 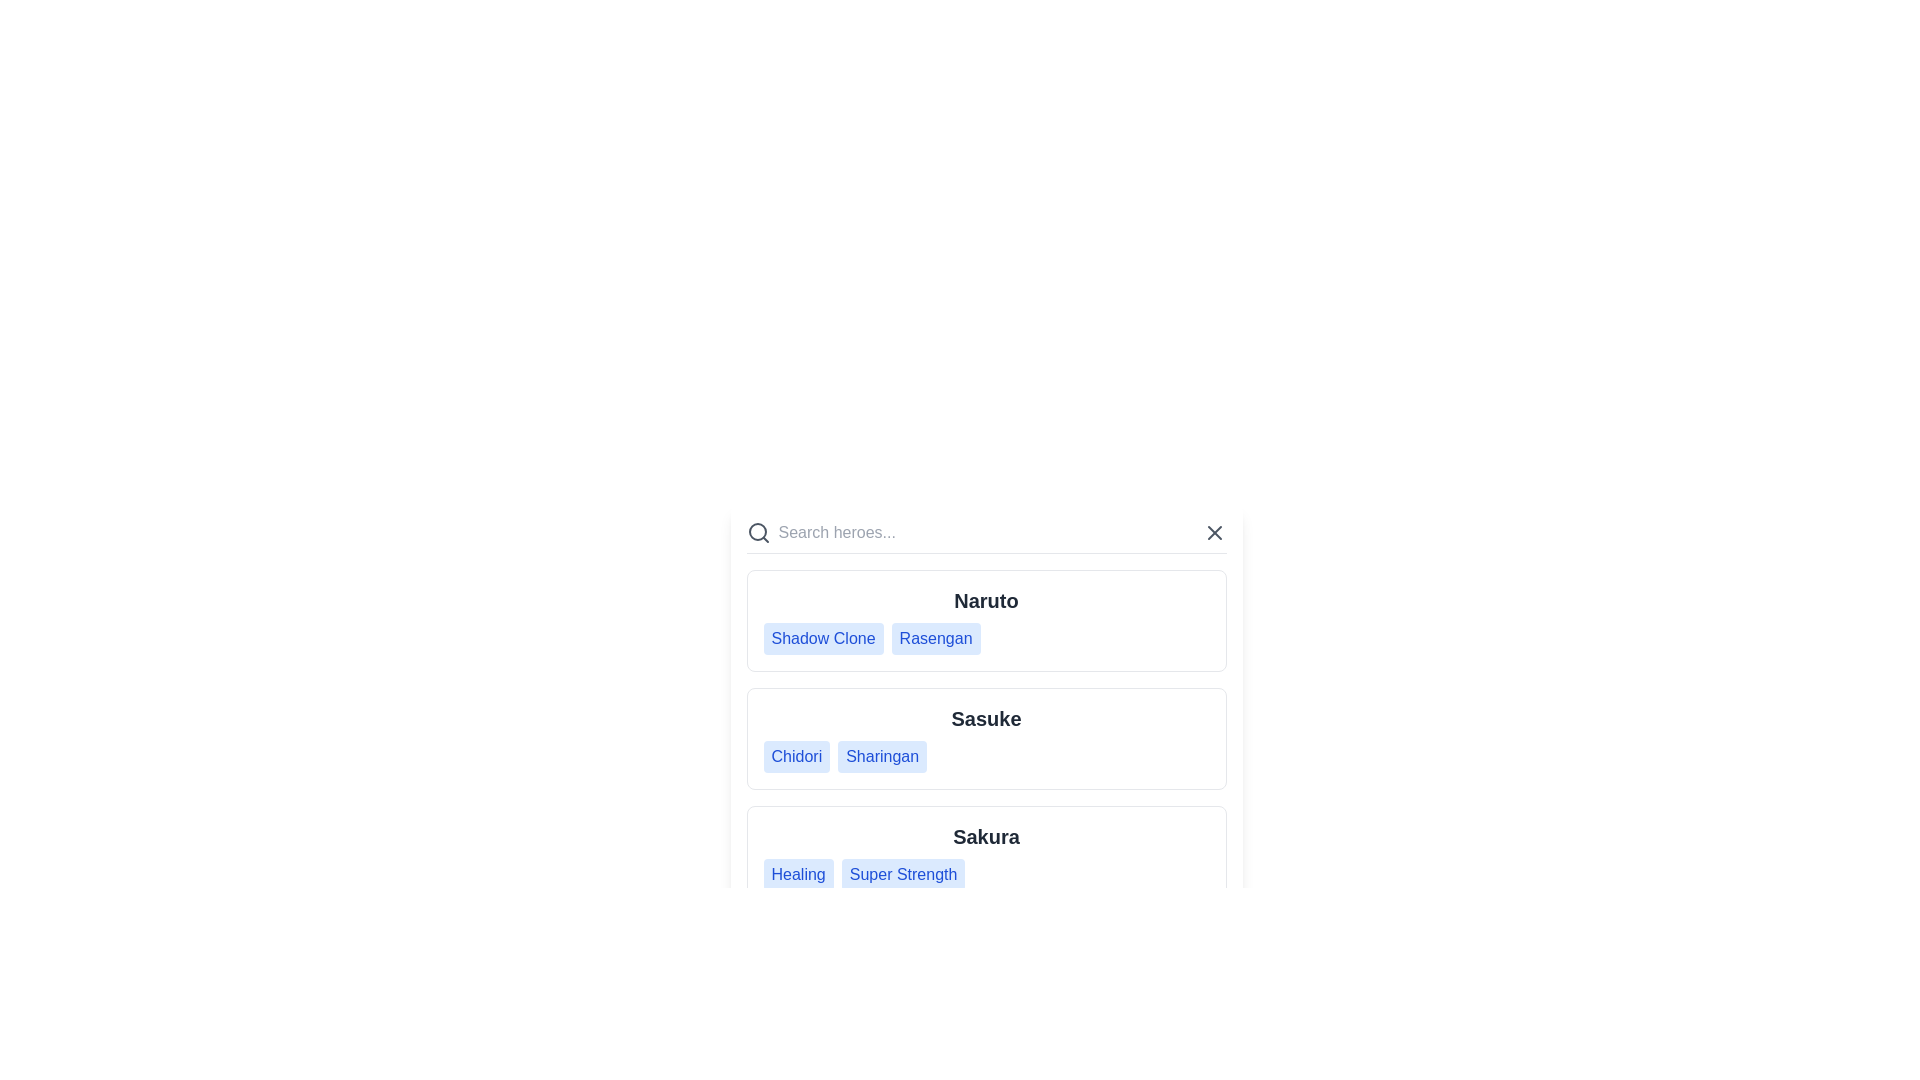 I want to click on the blue badge labeled 'Rasengan' which is the second badge under the heading 'Naruto', so click(x=935, y=639).